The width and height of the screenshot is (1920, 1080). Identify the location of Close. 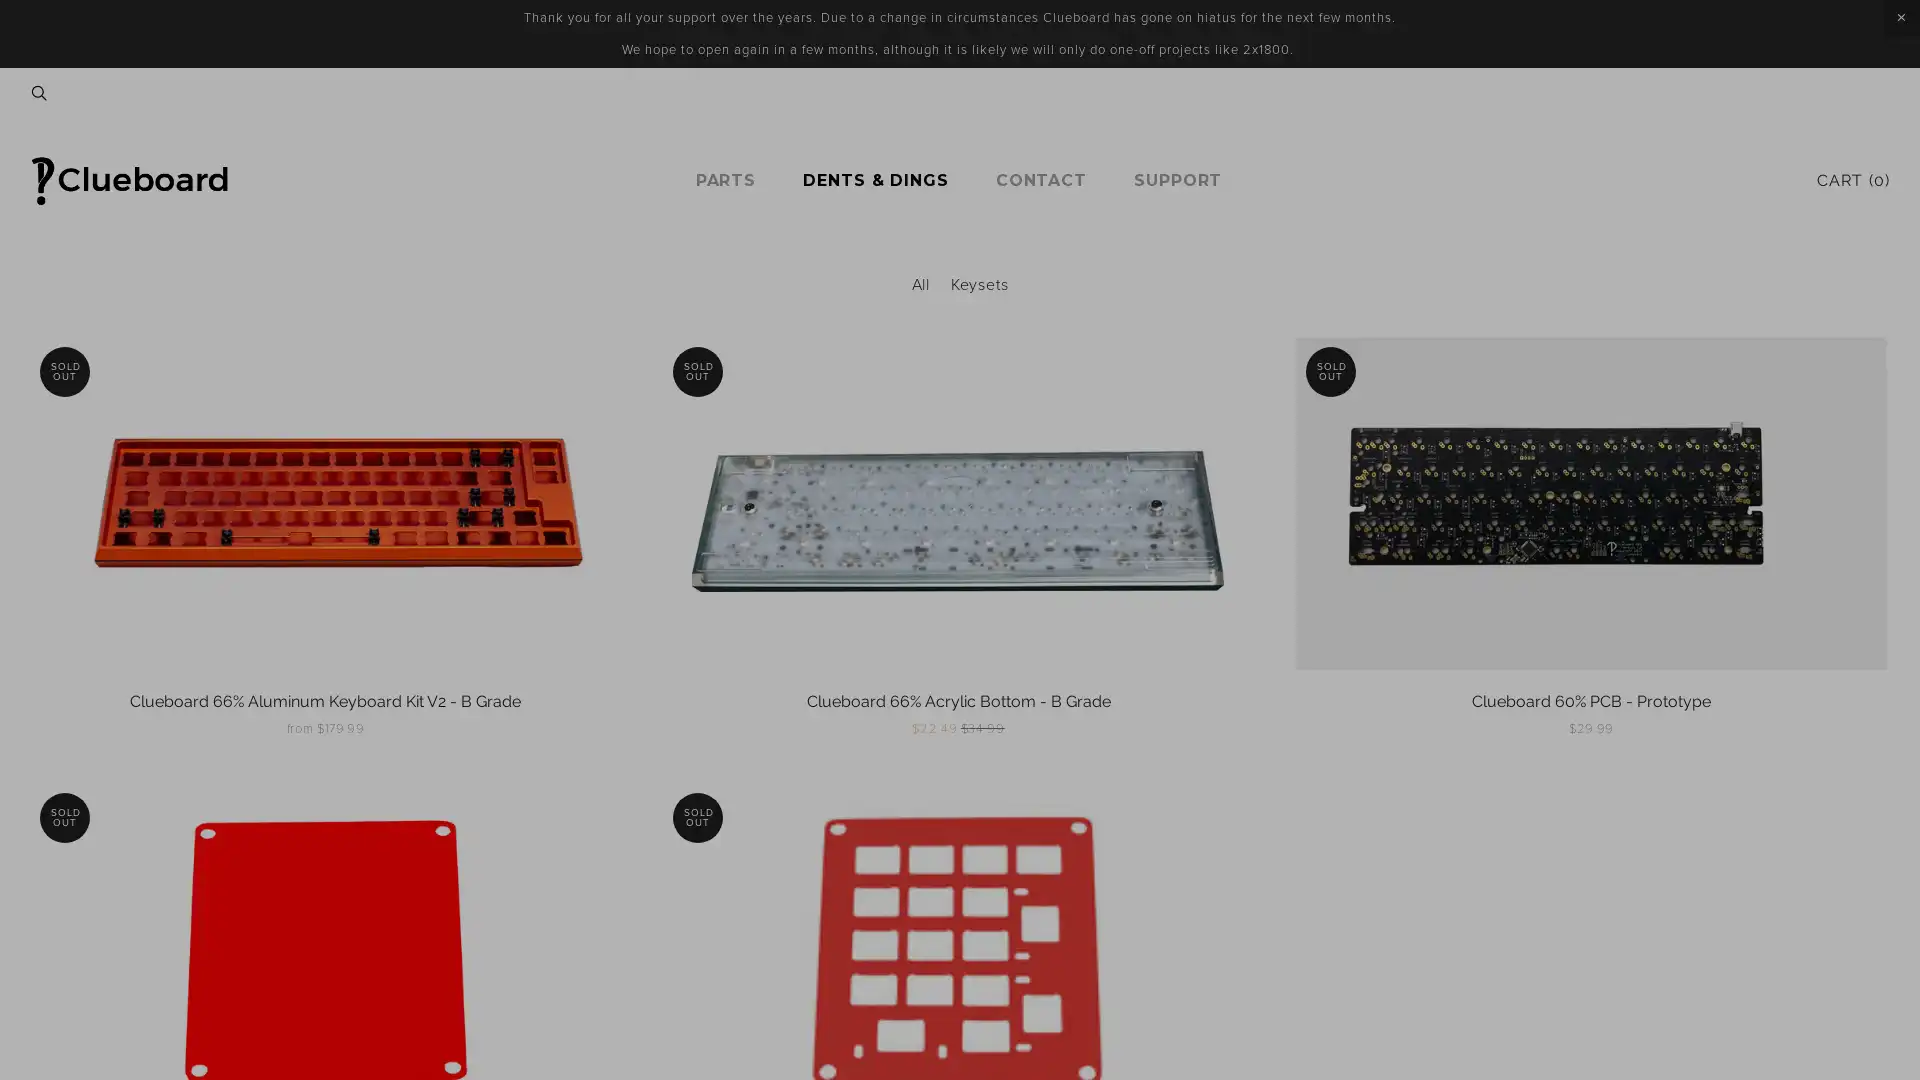
(1246, 288).